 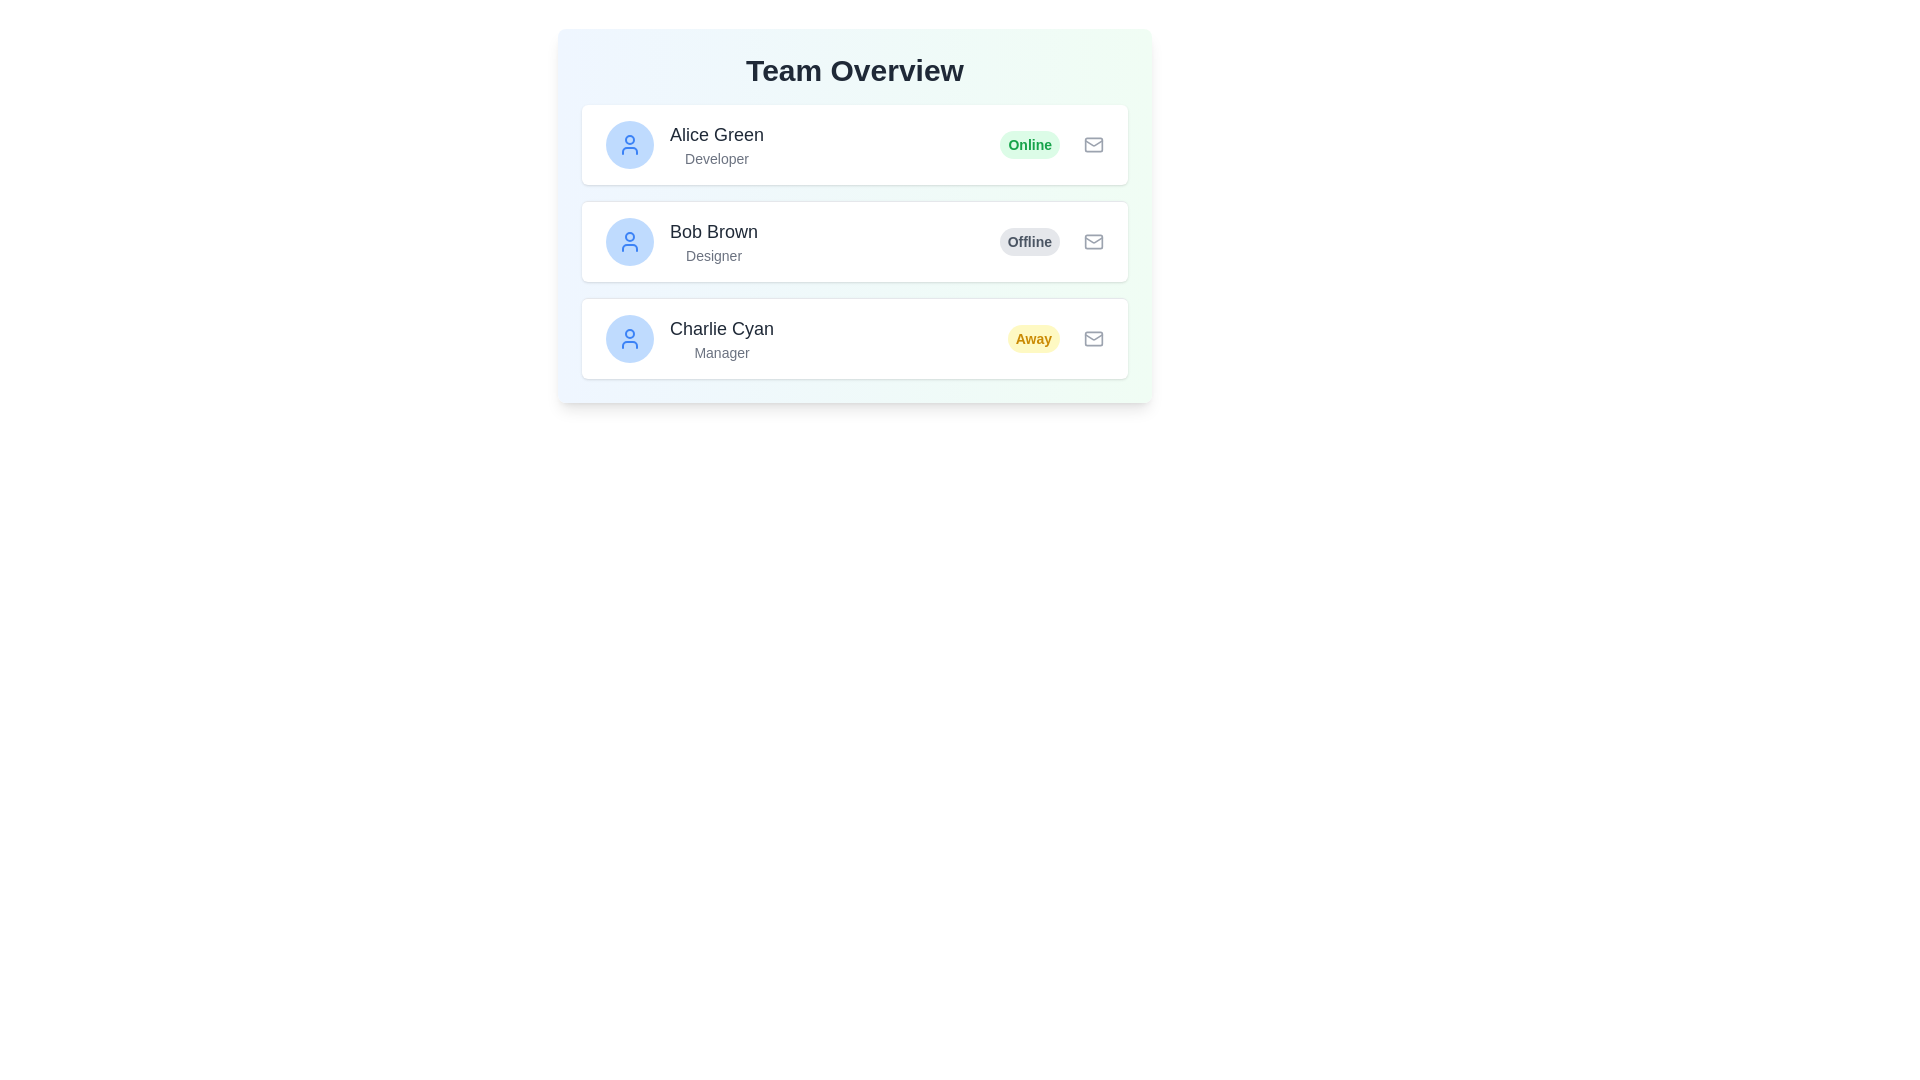 What do you see at coordinates (854, 241) in the screenshot?
I see `the second user profile card displaying user profile details between 'Alice Green' and 'Charlie Cyan' in the 'Team Overview' section` at bounding box center [854, 241].